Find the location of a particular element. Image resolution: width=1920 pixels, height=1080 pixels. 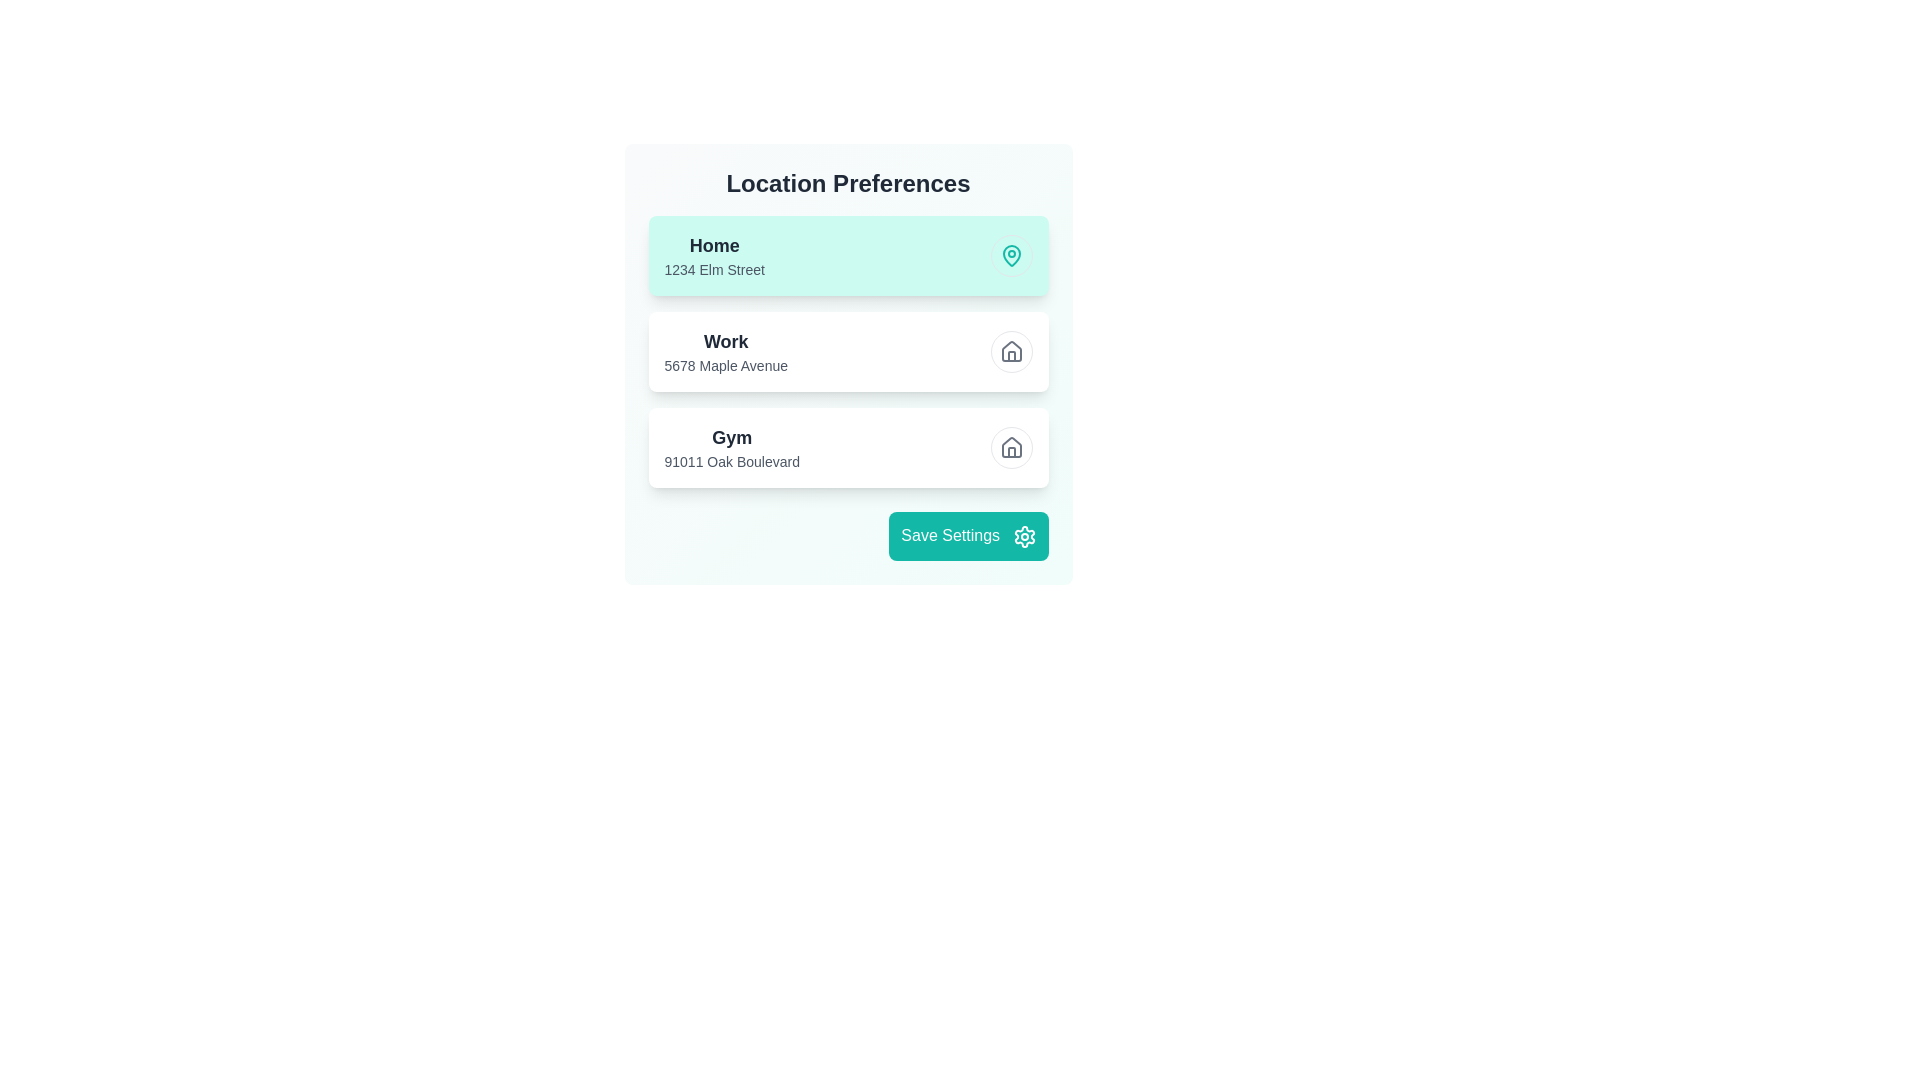

the location Home by clicking its corresponding button is located at coordinates (1011, 254).